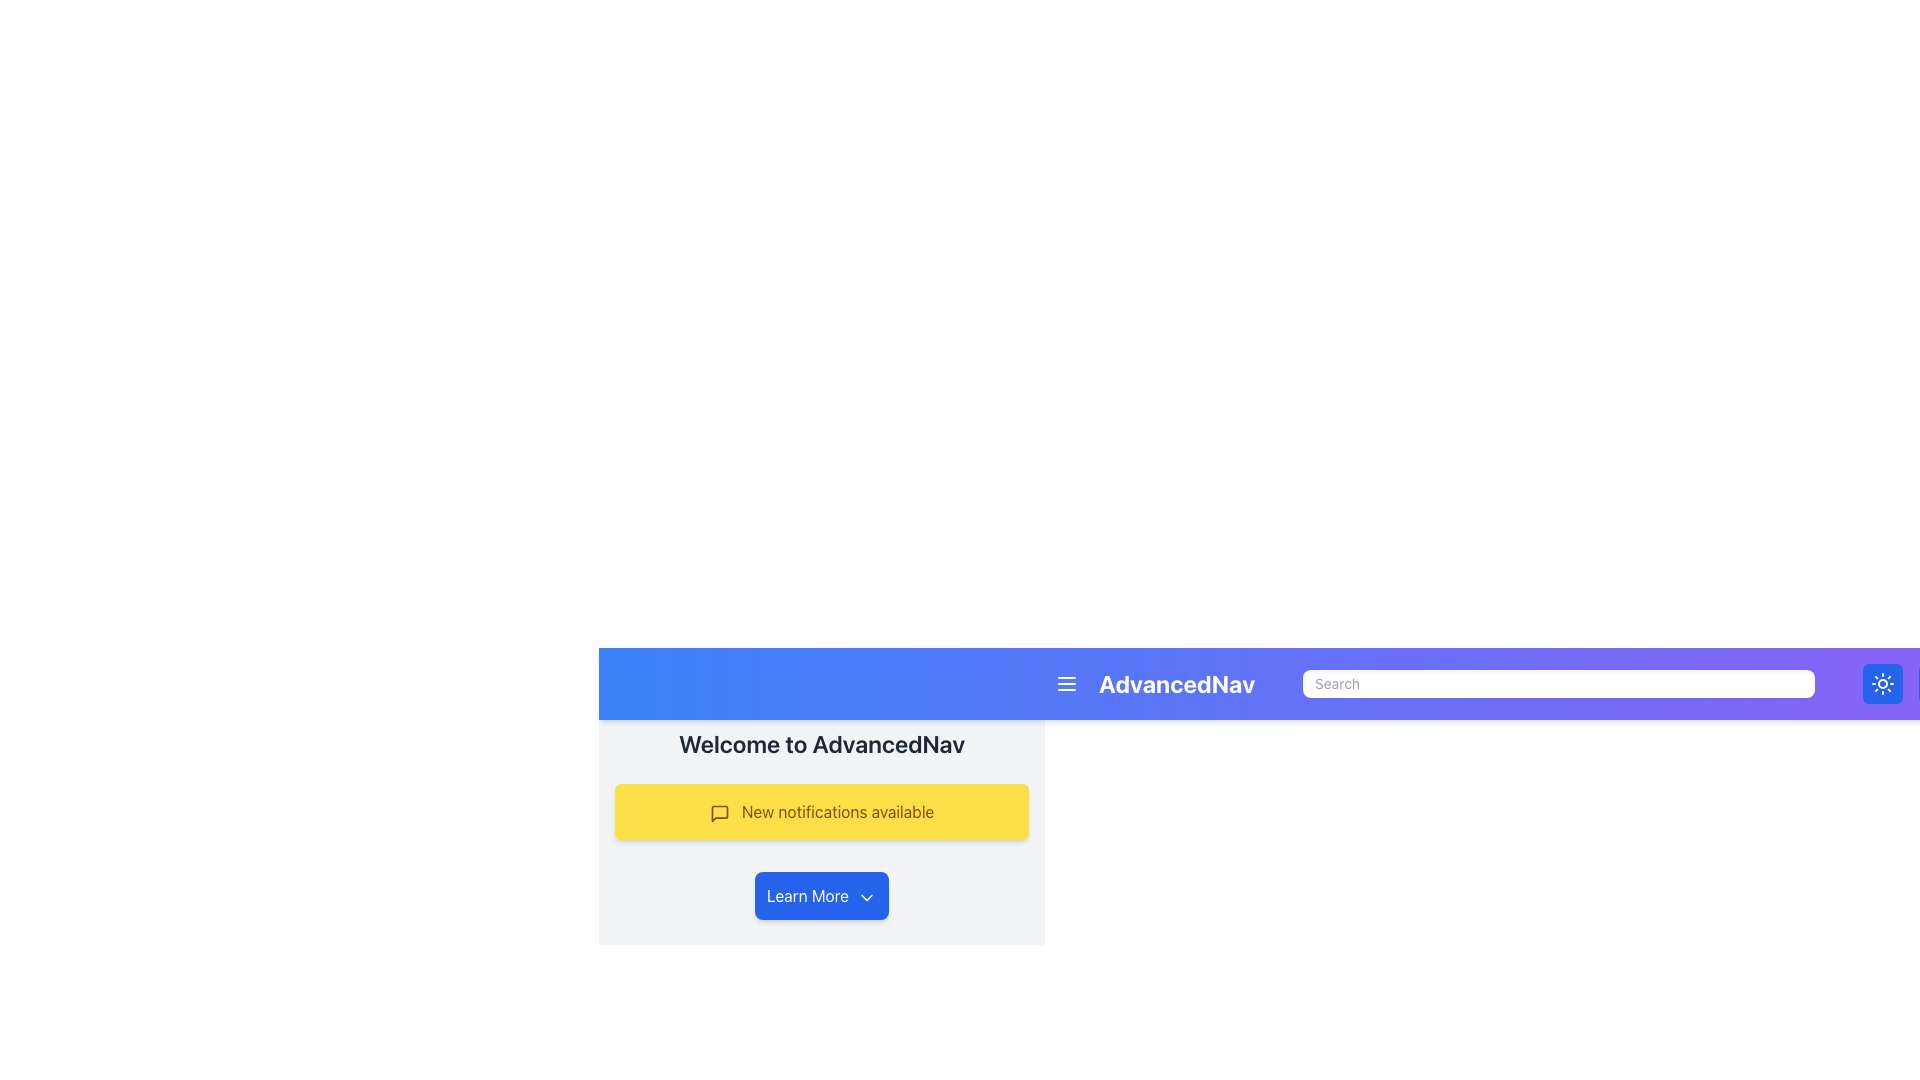 The width and height of the screenshot is (1920, 1080). I want to click on the Sun Graphic icon located at the far right end of the navigation bar, so click(1881, 682).